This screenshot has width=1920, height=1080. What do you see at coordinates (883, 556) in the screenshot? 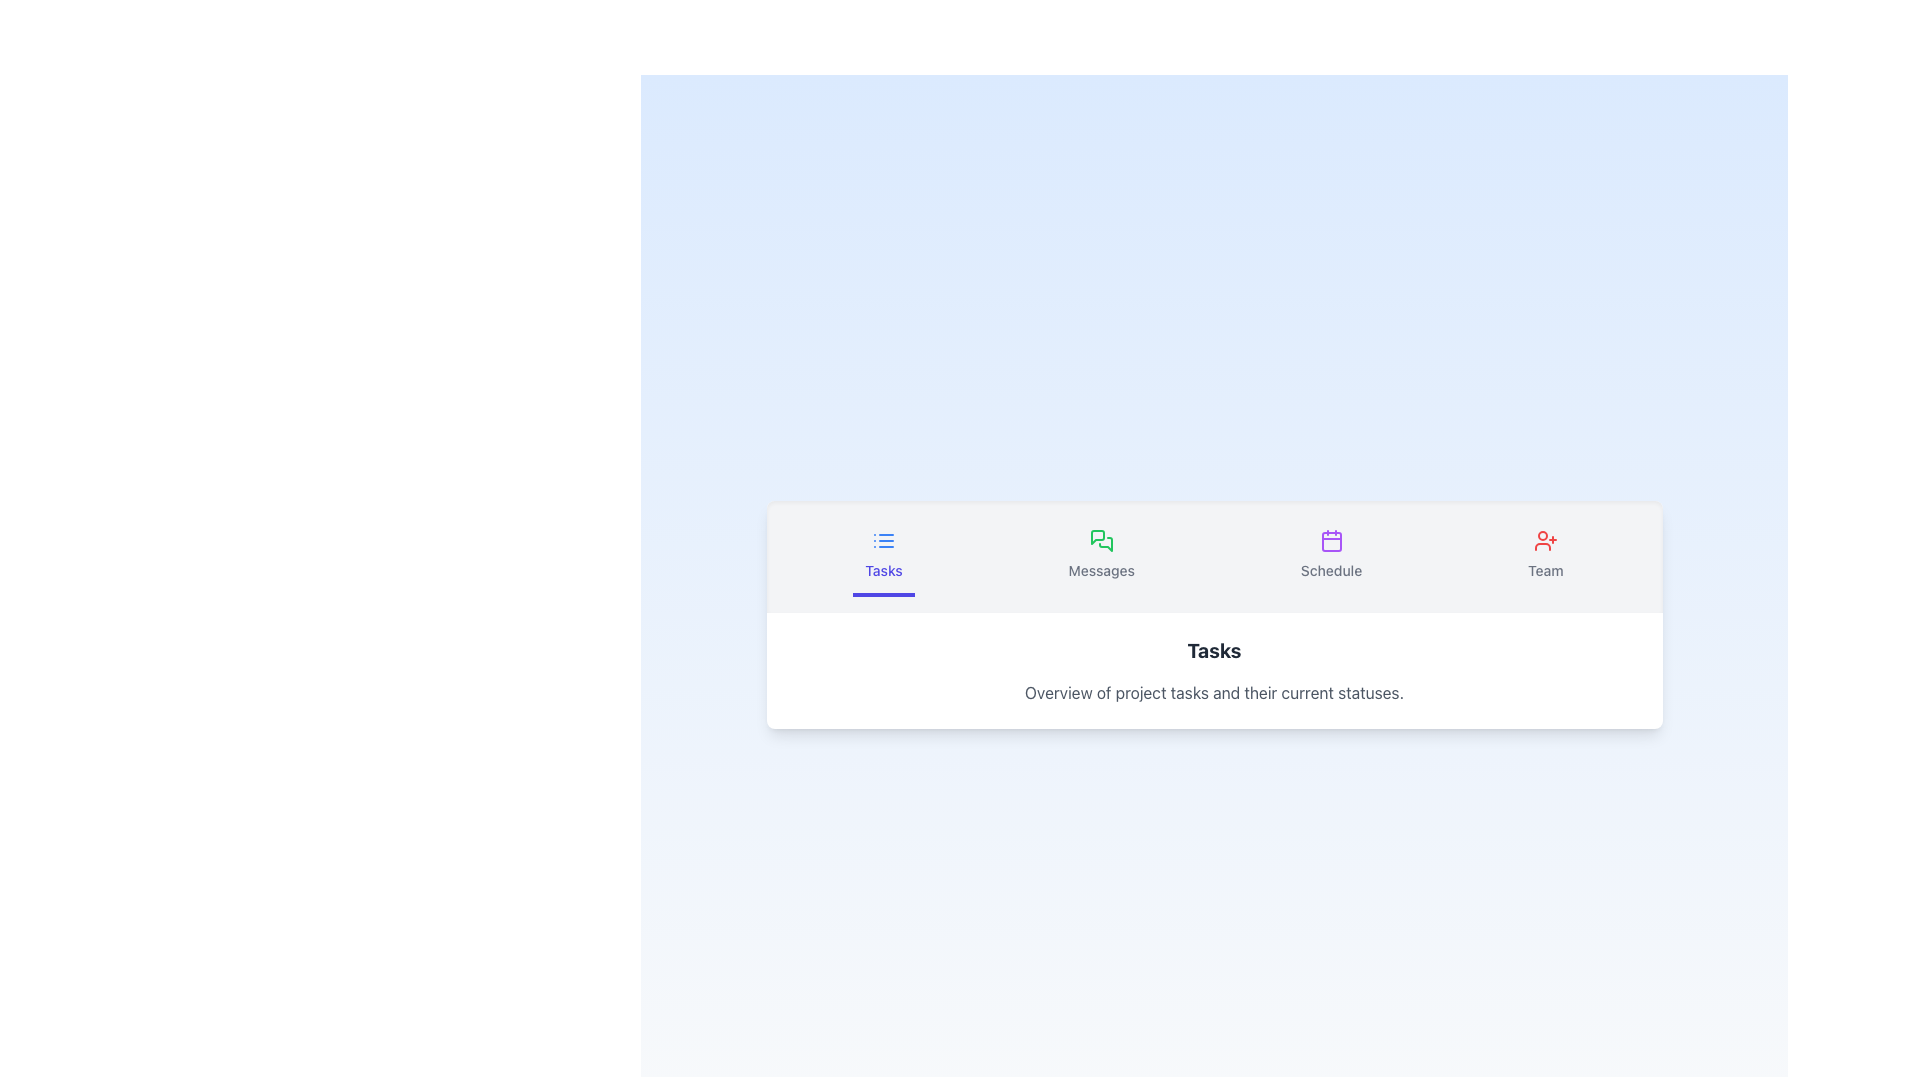
I see `the blue list icon button labeled 'Tasks' in the top center navigation bar` at bounding box center [883, 556].